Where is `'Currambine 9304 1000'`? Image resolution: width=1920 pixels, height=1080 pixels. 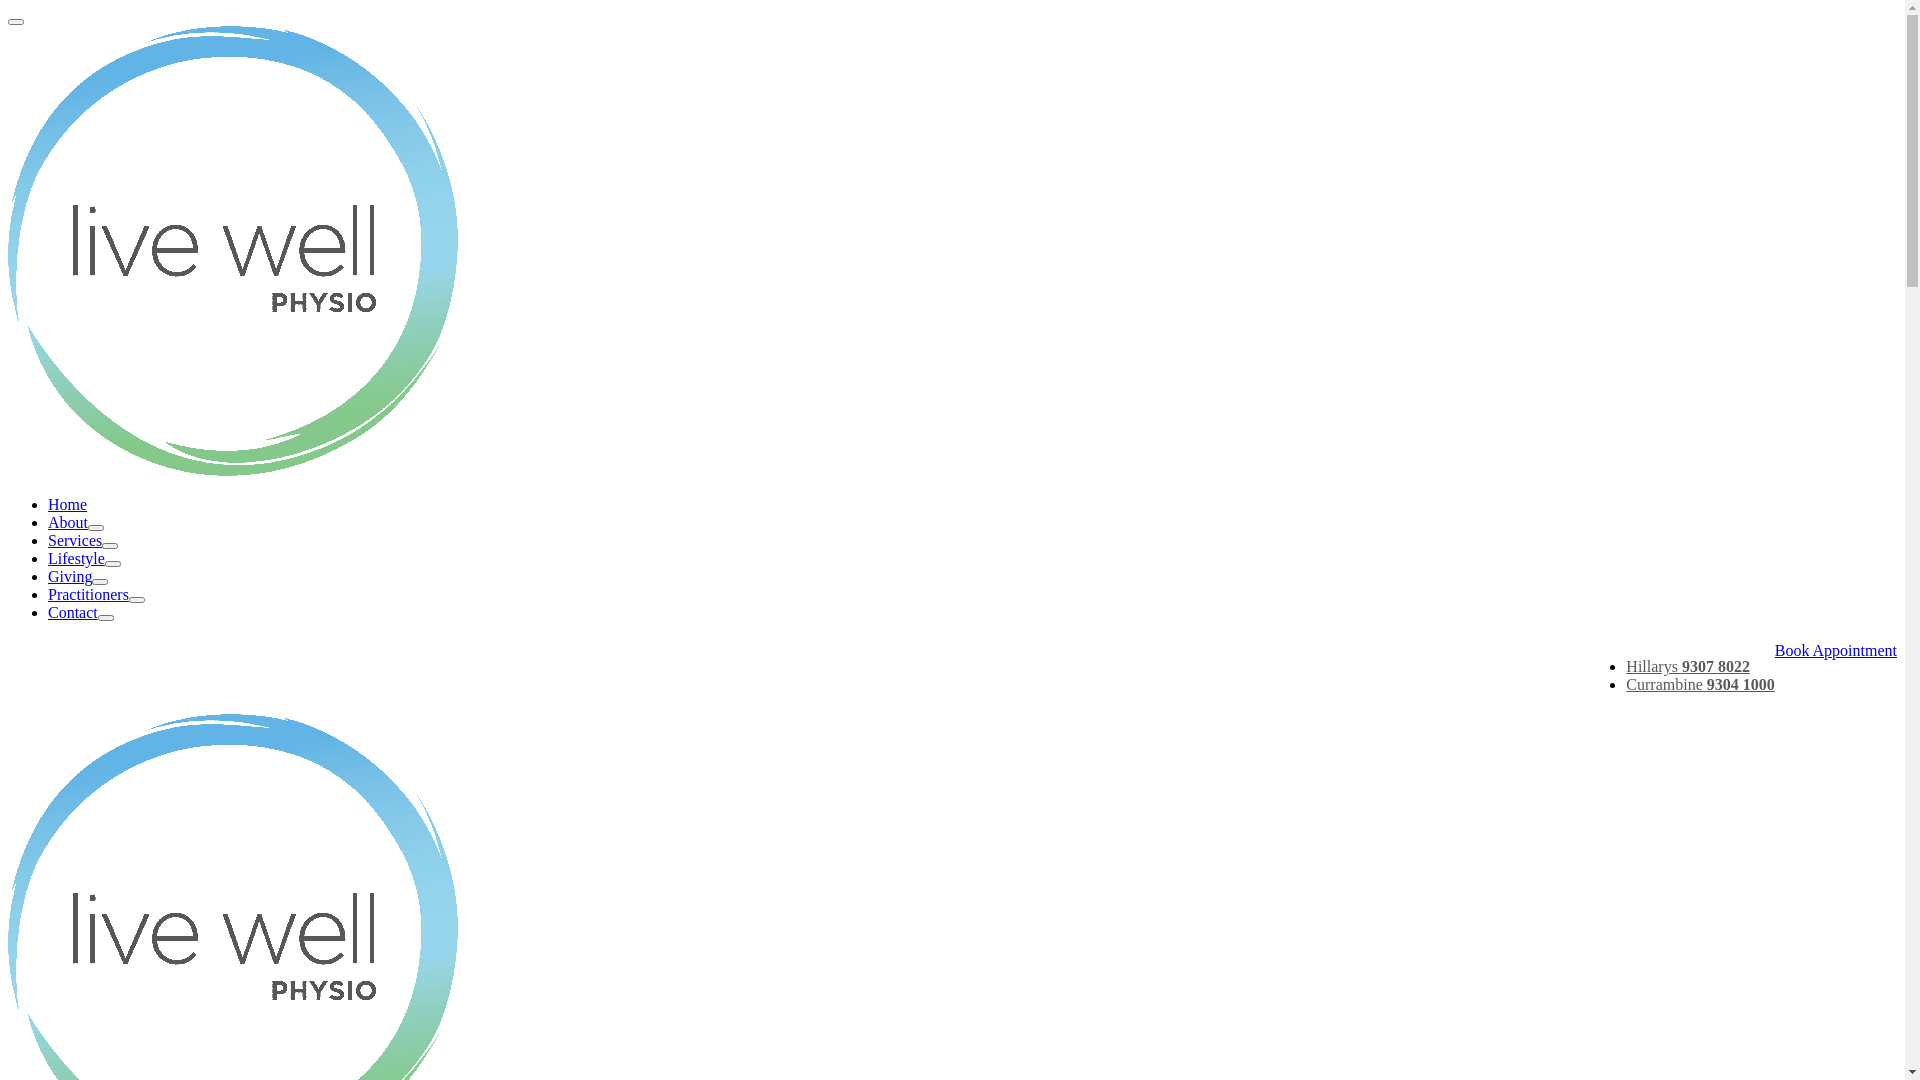 'Currambine 9304 1000' is located at coordinates (1626, 683).